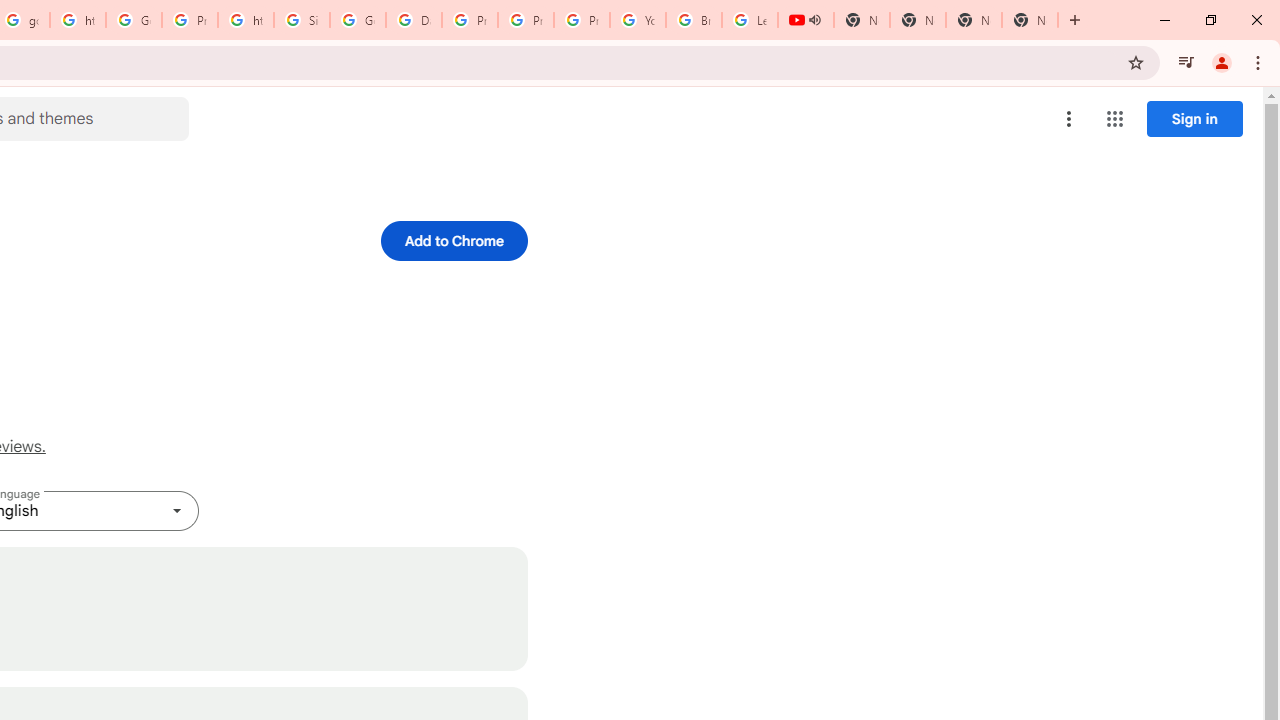 The width and height of the screenshot is (1280, 720). Describe the element at coordinates (1030, 20) in the screenshot. I see `'New Tab'` at that location.